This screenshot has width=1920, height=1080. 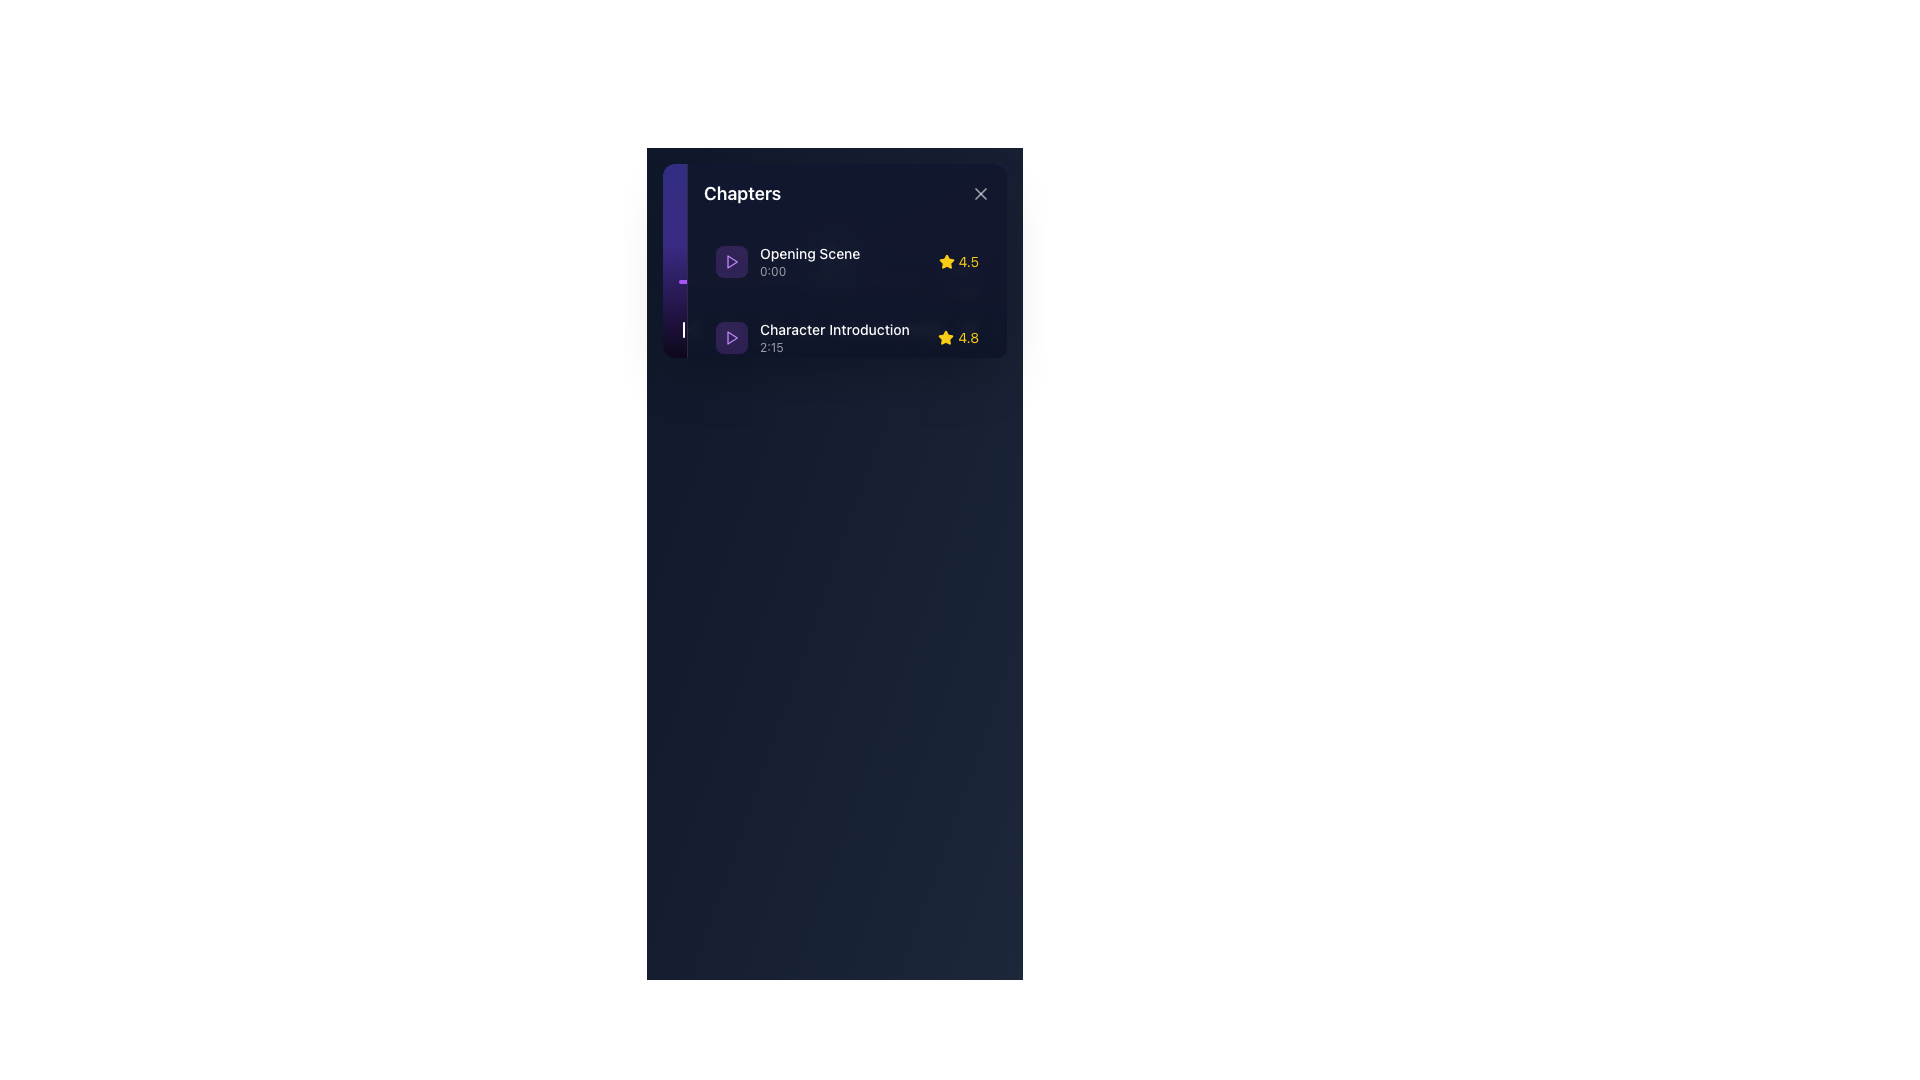 I want to click on the time value text element located at the bottom-left of the chapter details pane, beneath 'Opening Scene', so click(x=810, y=272).